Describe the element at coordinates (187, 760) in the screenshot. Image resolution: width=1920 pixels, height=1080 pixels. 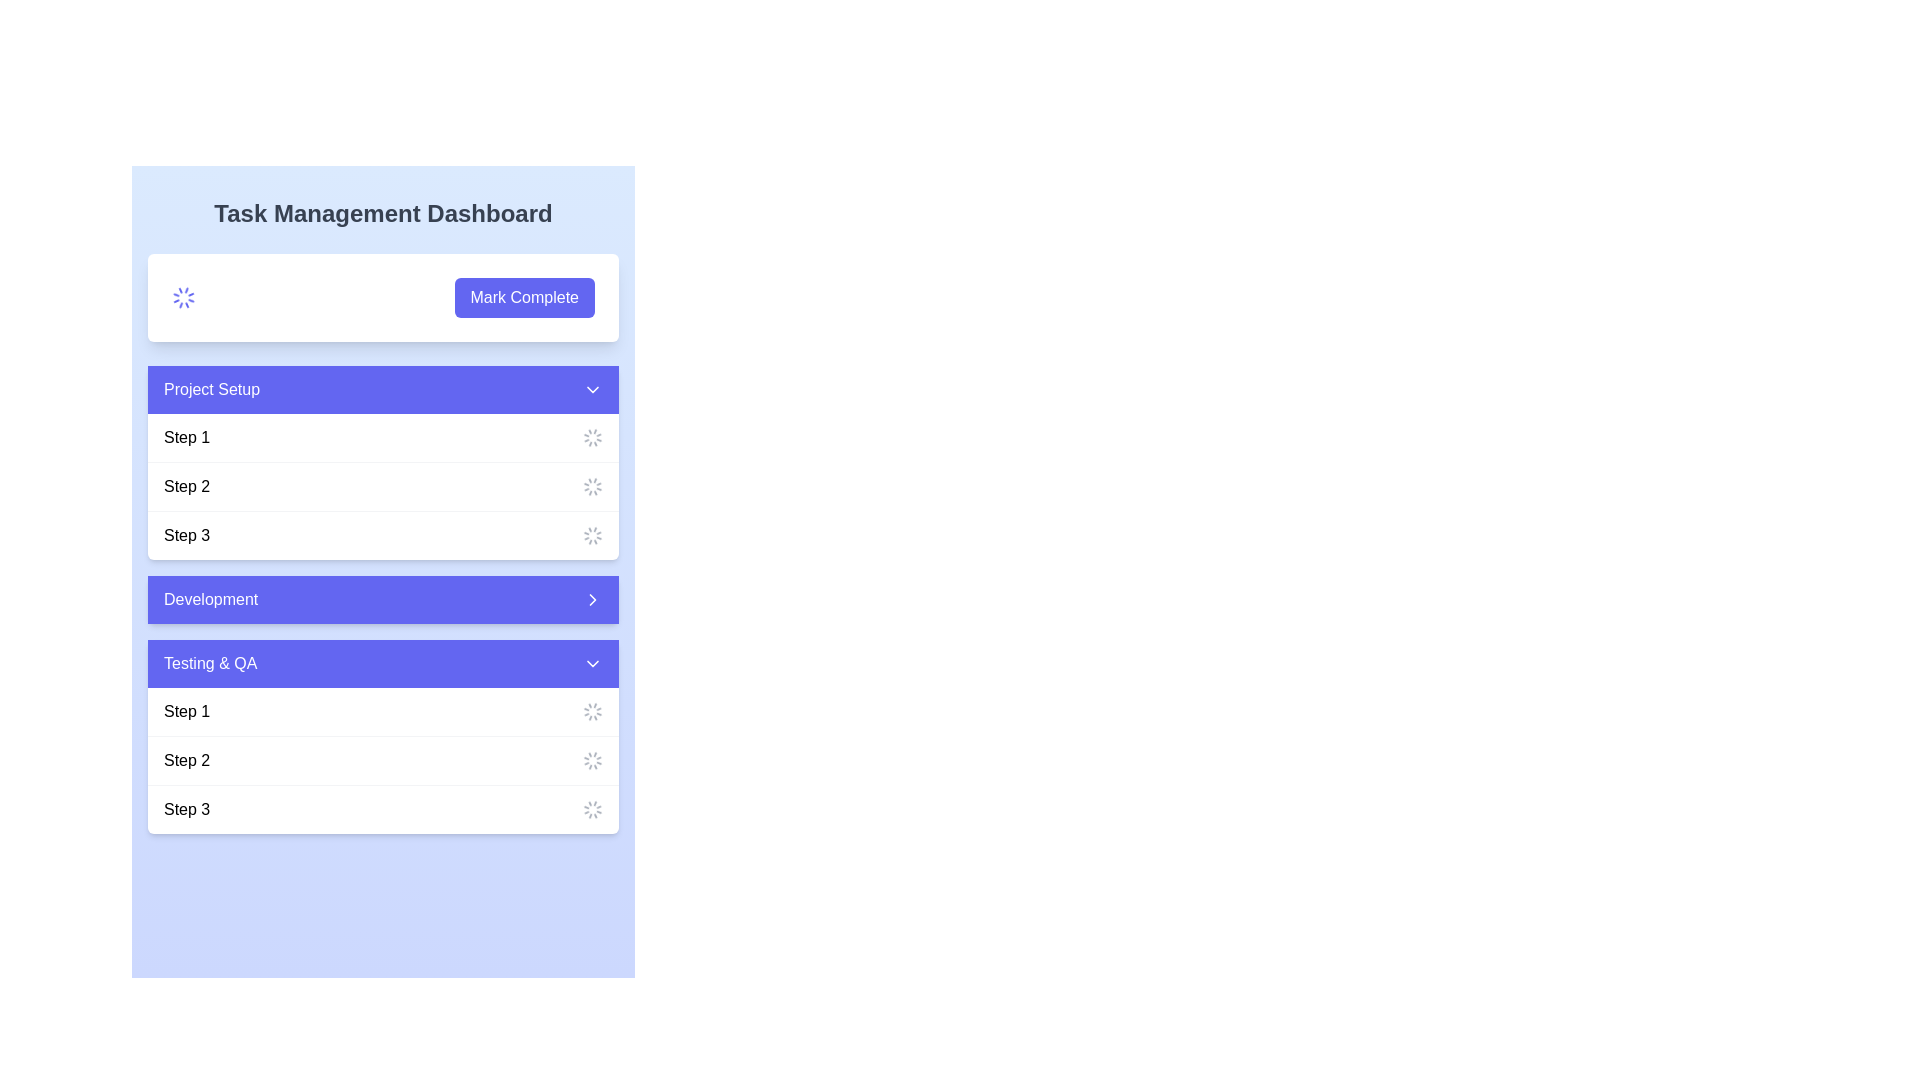
I see `the text label indicating the second step in the 'Testing & QA' process, located between 'Step 1' and 'Step 3'` at that location.